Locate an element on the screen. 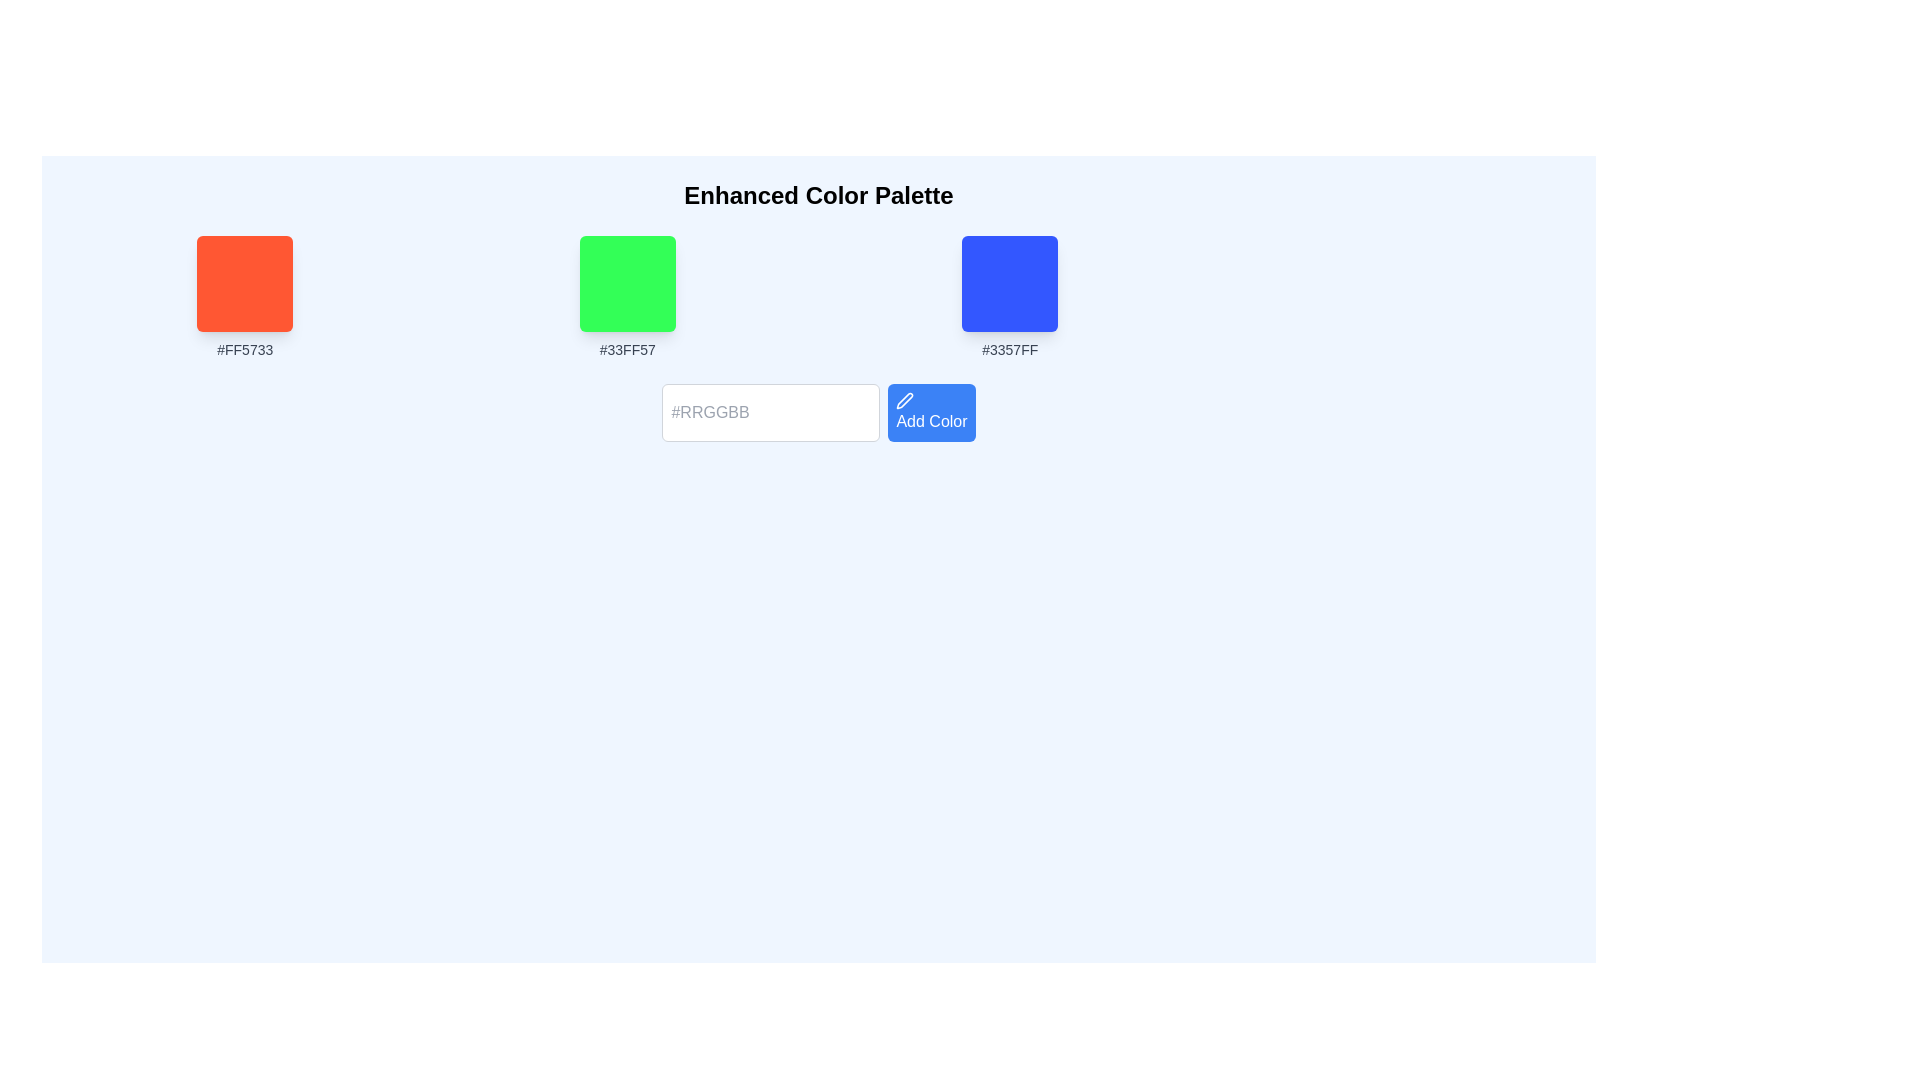 The height and width of the screenshot is (1080, 1920). the color swatch component that visually represents the color #FF5733, located at the leftmost position among three color blocks in the palette is located at coordinates (244, 297).